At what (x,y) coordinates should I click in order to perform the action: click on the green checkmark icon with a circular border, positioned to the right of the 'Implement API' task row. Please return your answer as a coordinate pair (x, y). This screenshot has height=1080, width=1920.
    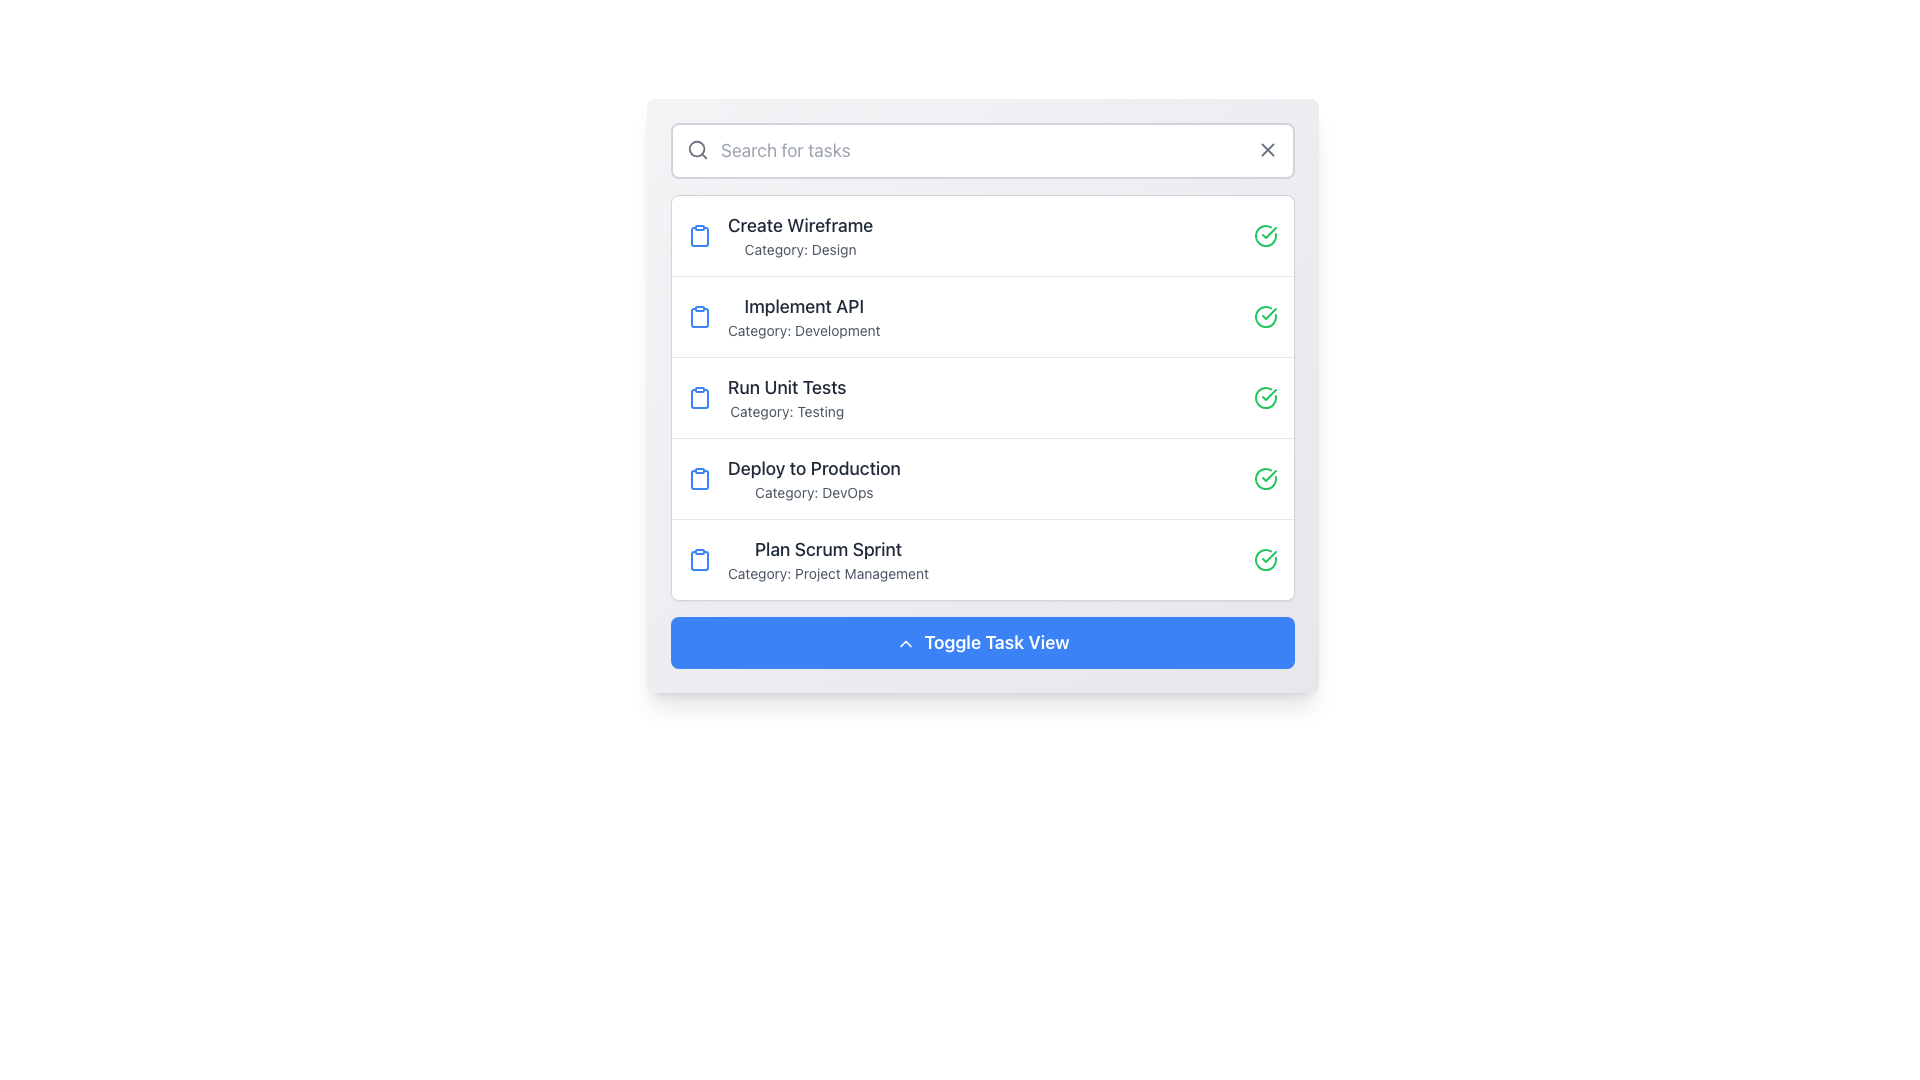
    Looking at the image, I should click on (1265, 315).